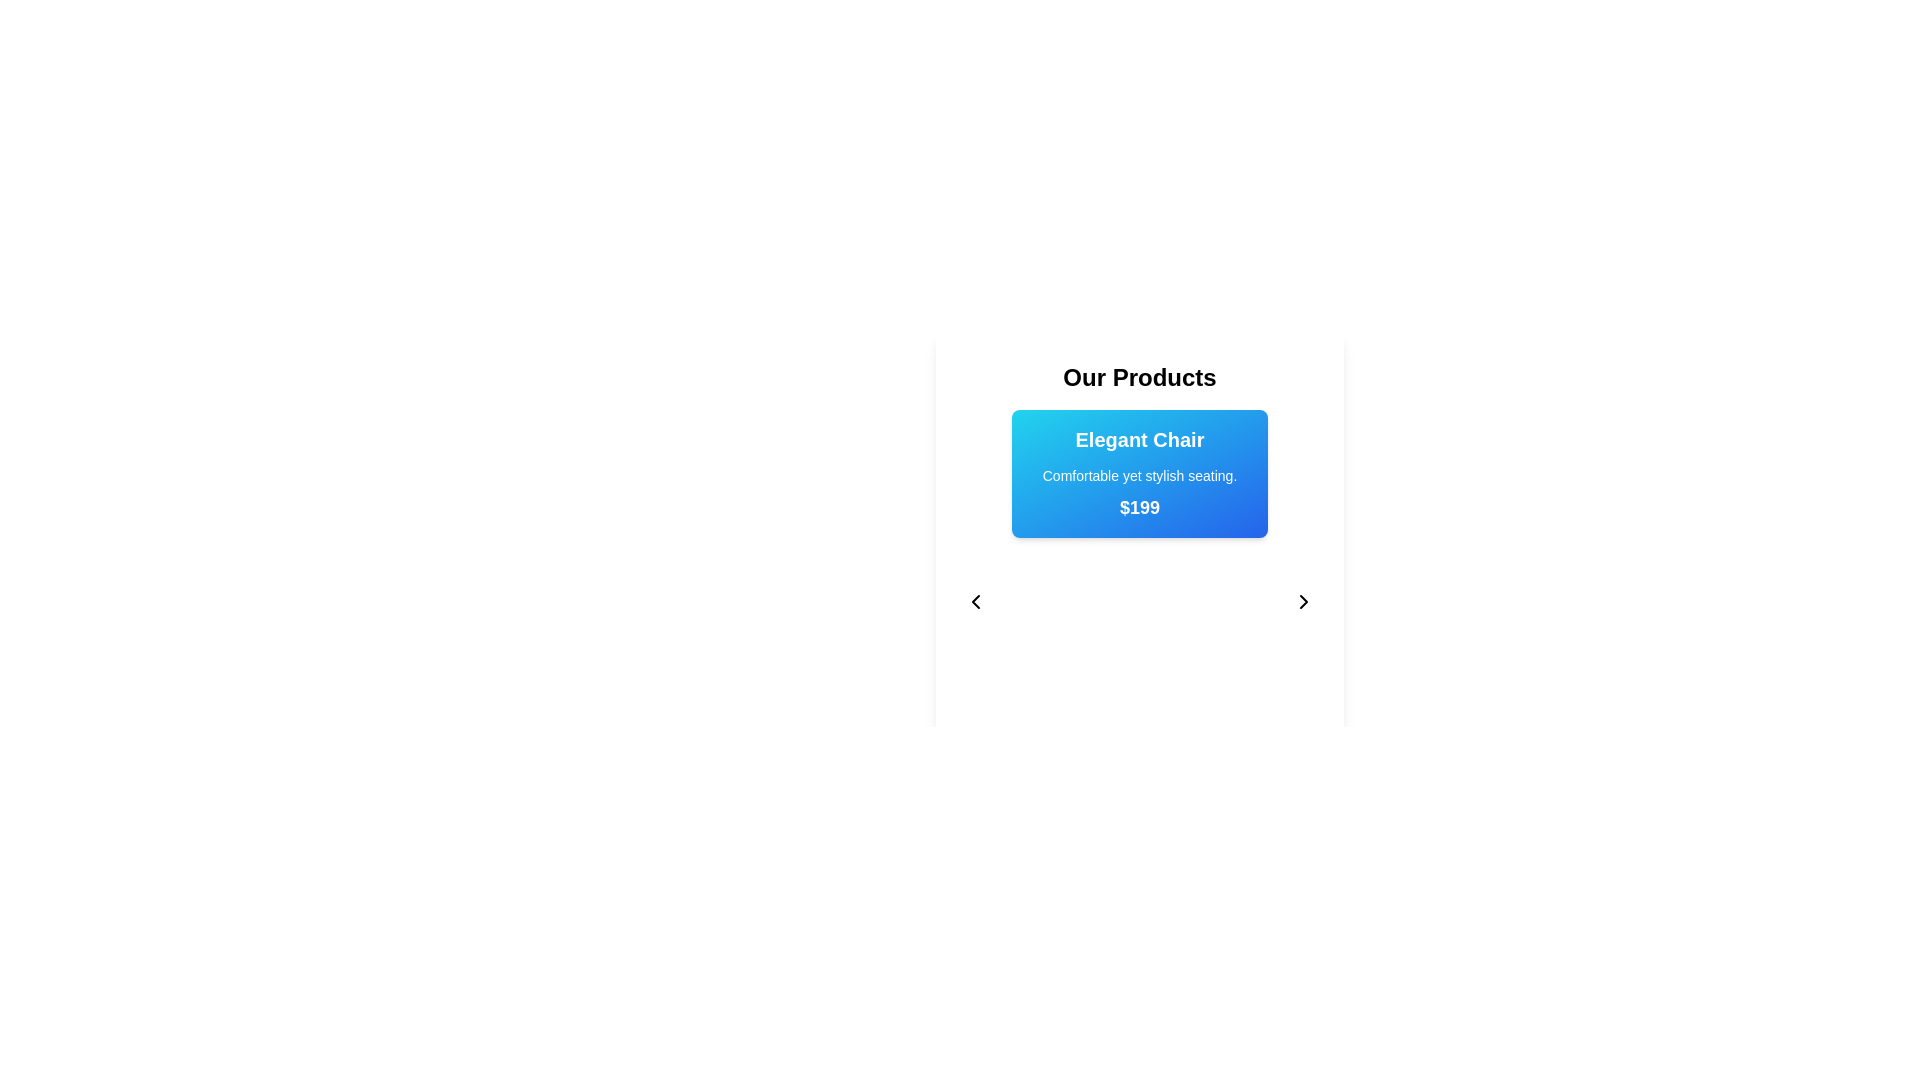 The image size is (1920, 1080). Describe the element at coordinates (975, 600) in the screenshot. I see `the leftward-pointing chevron icon button to activate keyboard navigation` at that location.